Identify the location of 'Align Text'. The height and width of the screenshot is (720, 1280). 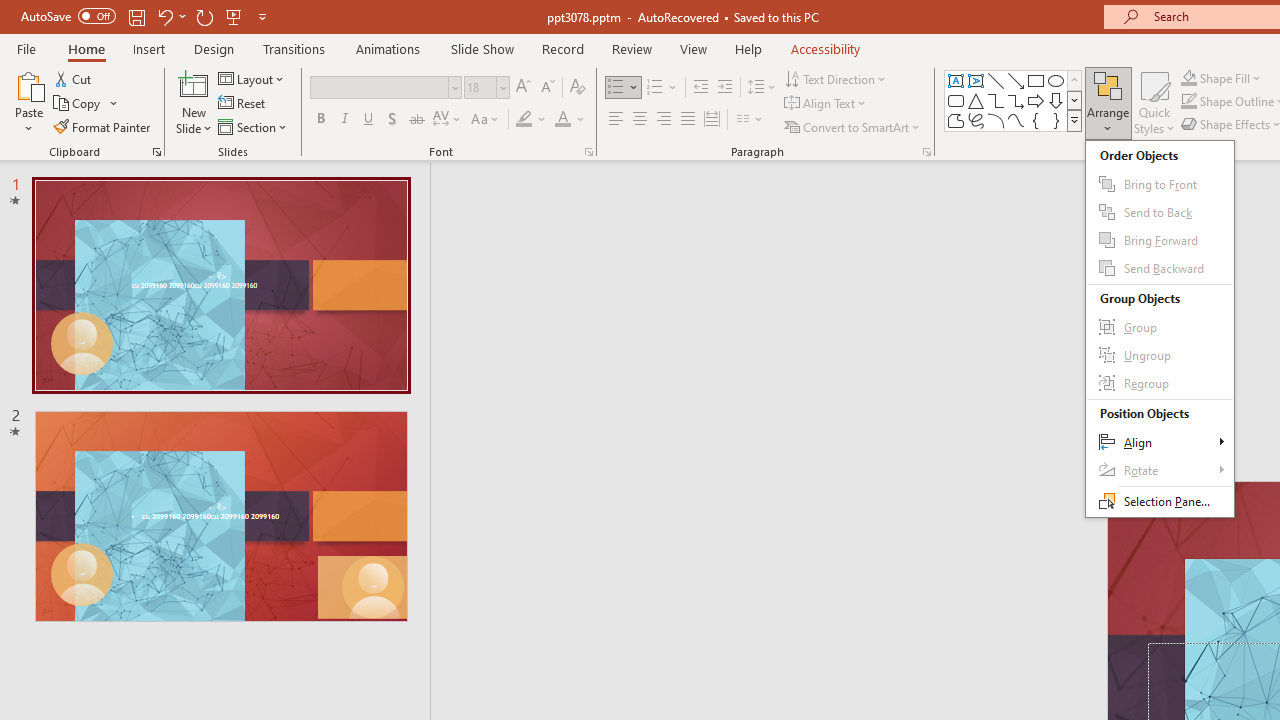
(826, 103).